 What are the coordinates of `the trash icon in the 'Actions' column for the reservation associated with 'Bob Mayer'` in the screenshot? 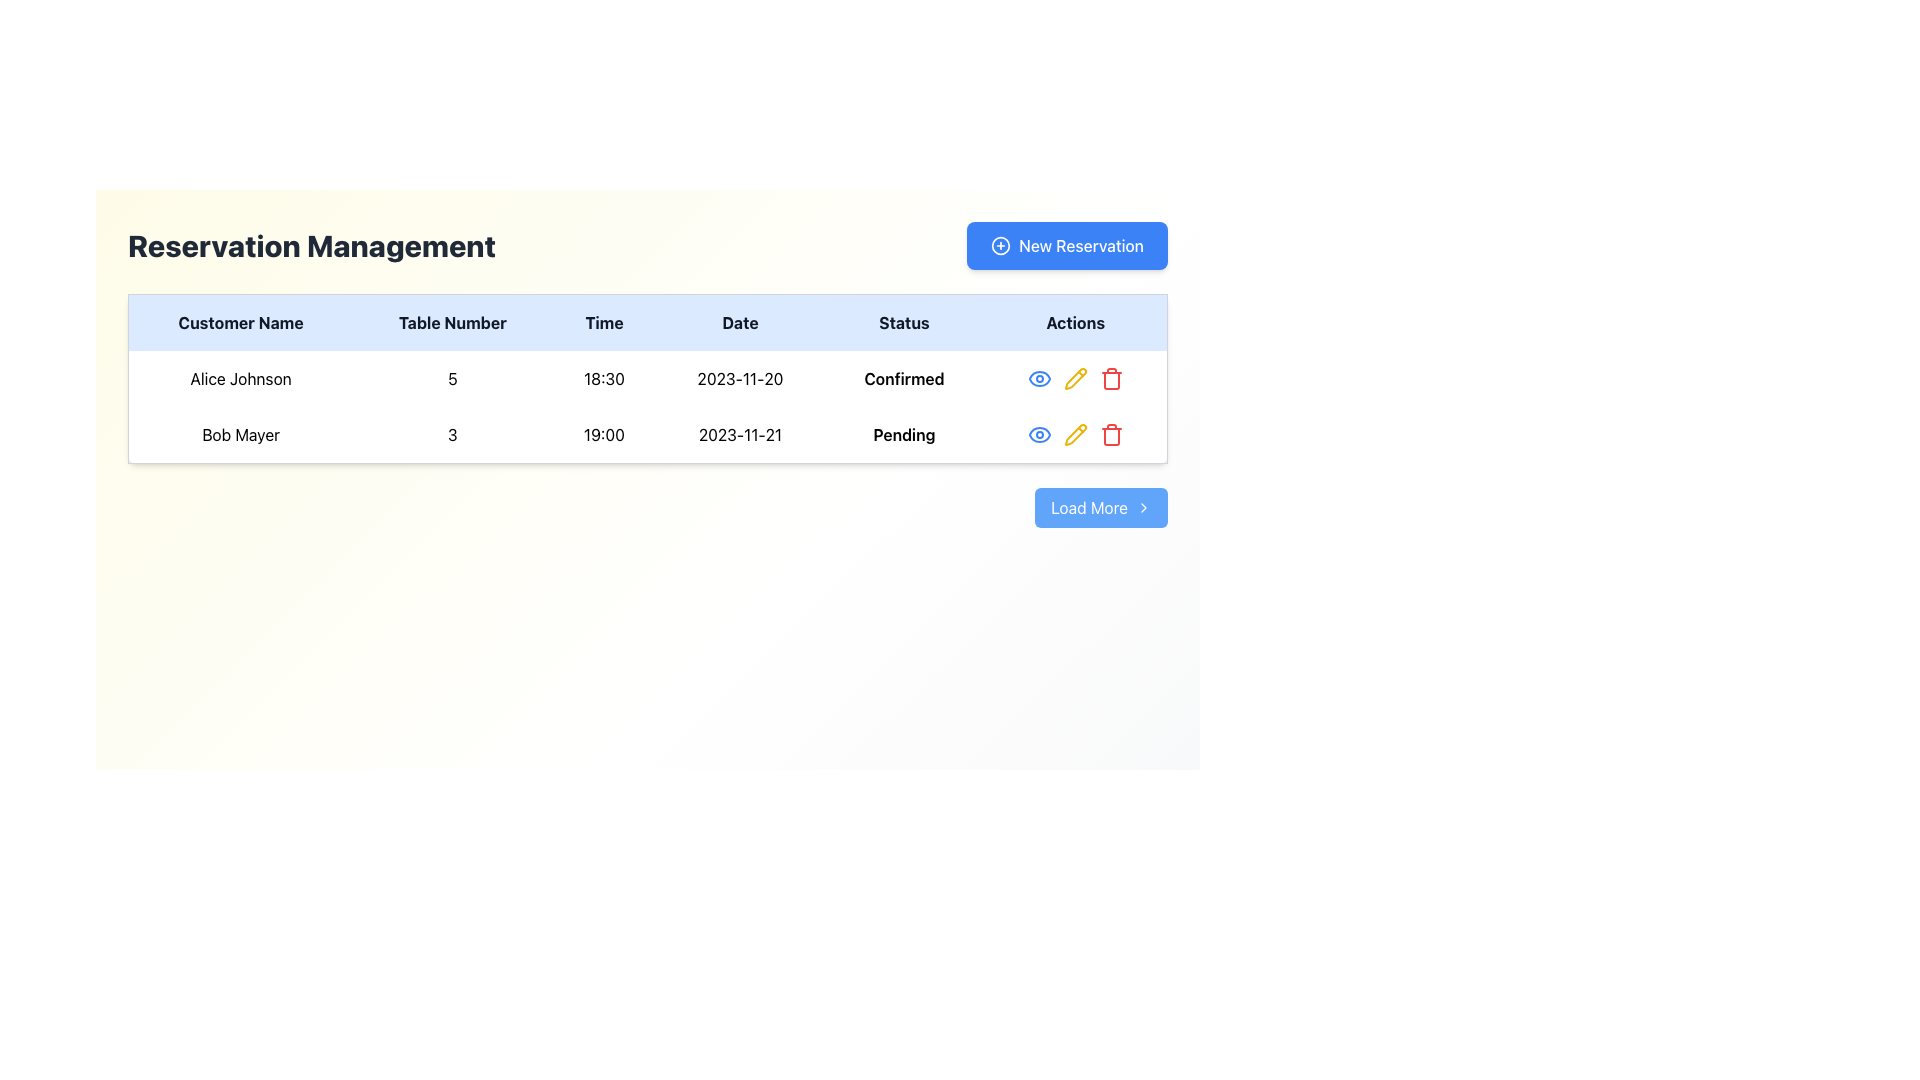 It's located at (1074, 434).